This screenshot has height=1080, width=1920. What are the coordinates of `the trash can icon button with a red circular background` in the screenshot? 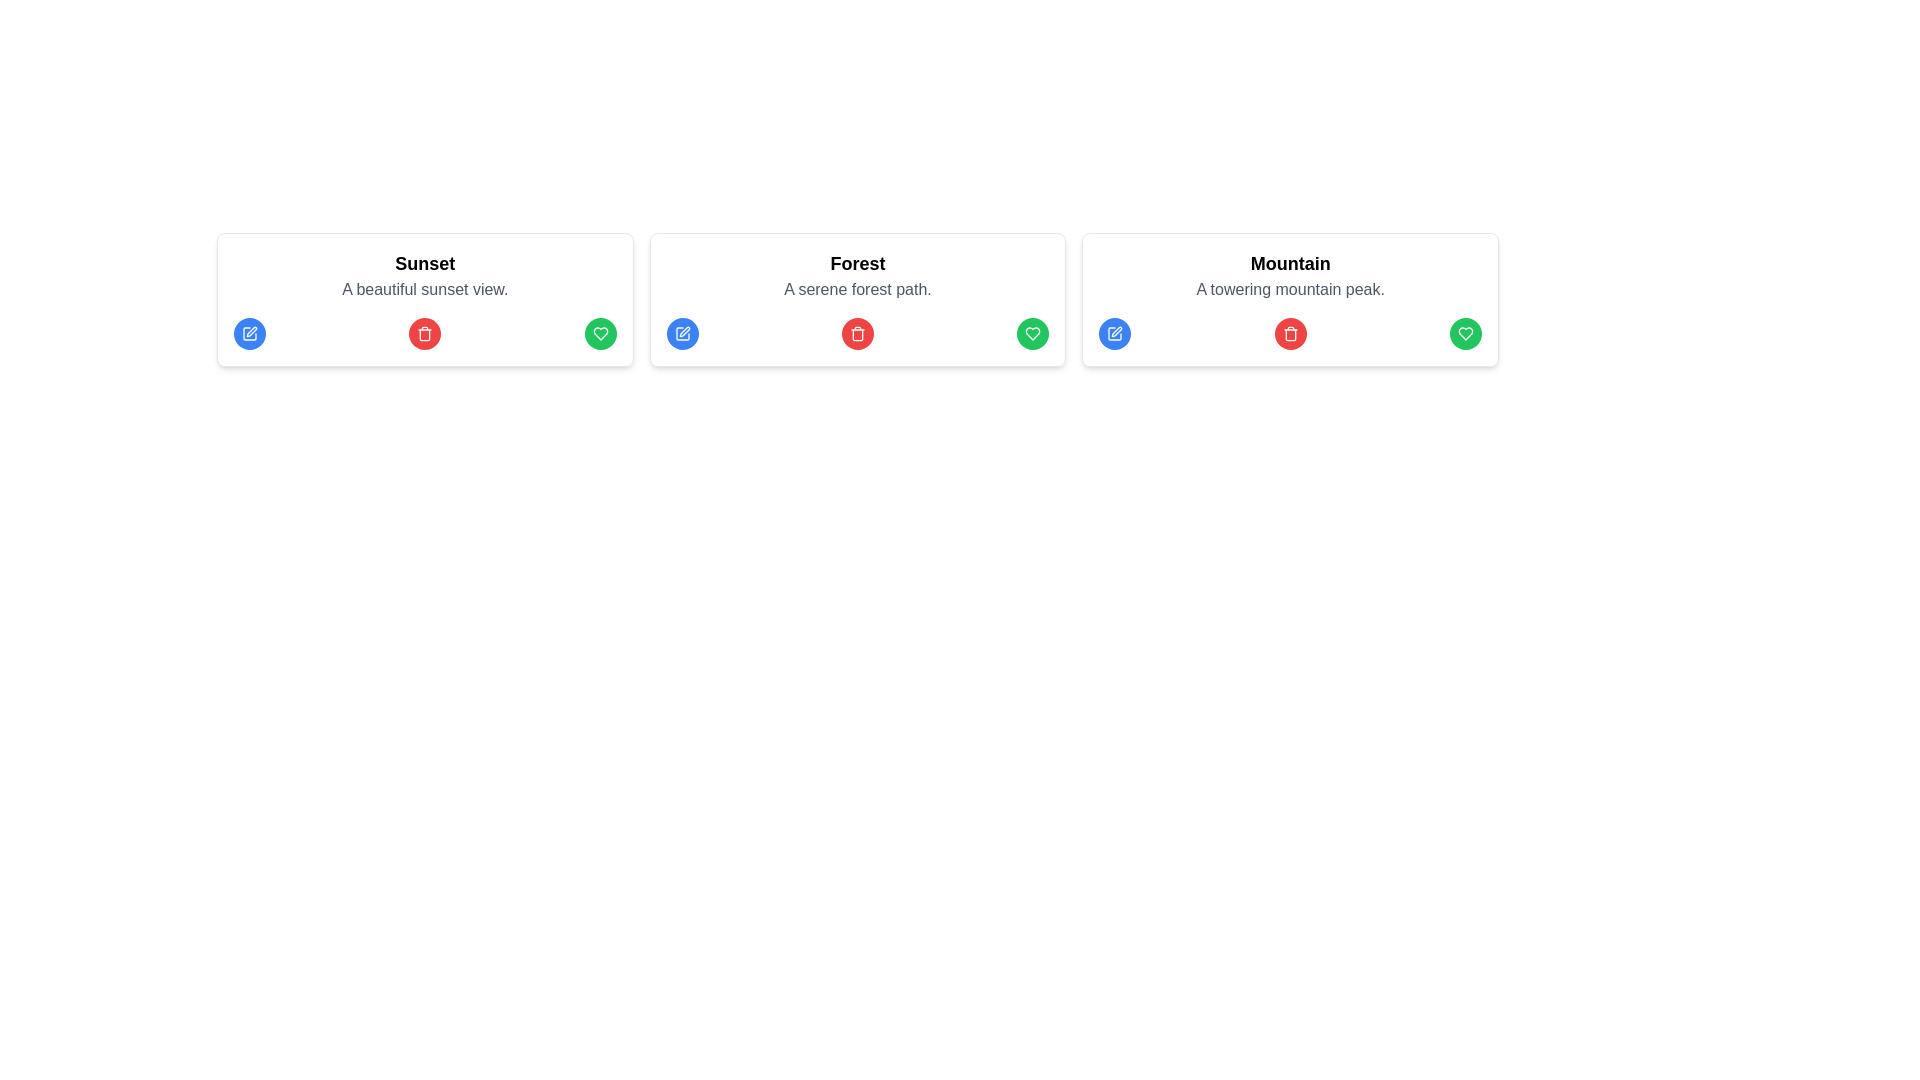 It's located at (1290, 333).